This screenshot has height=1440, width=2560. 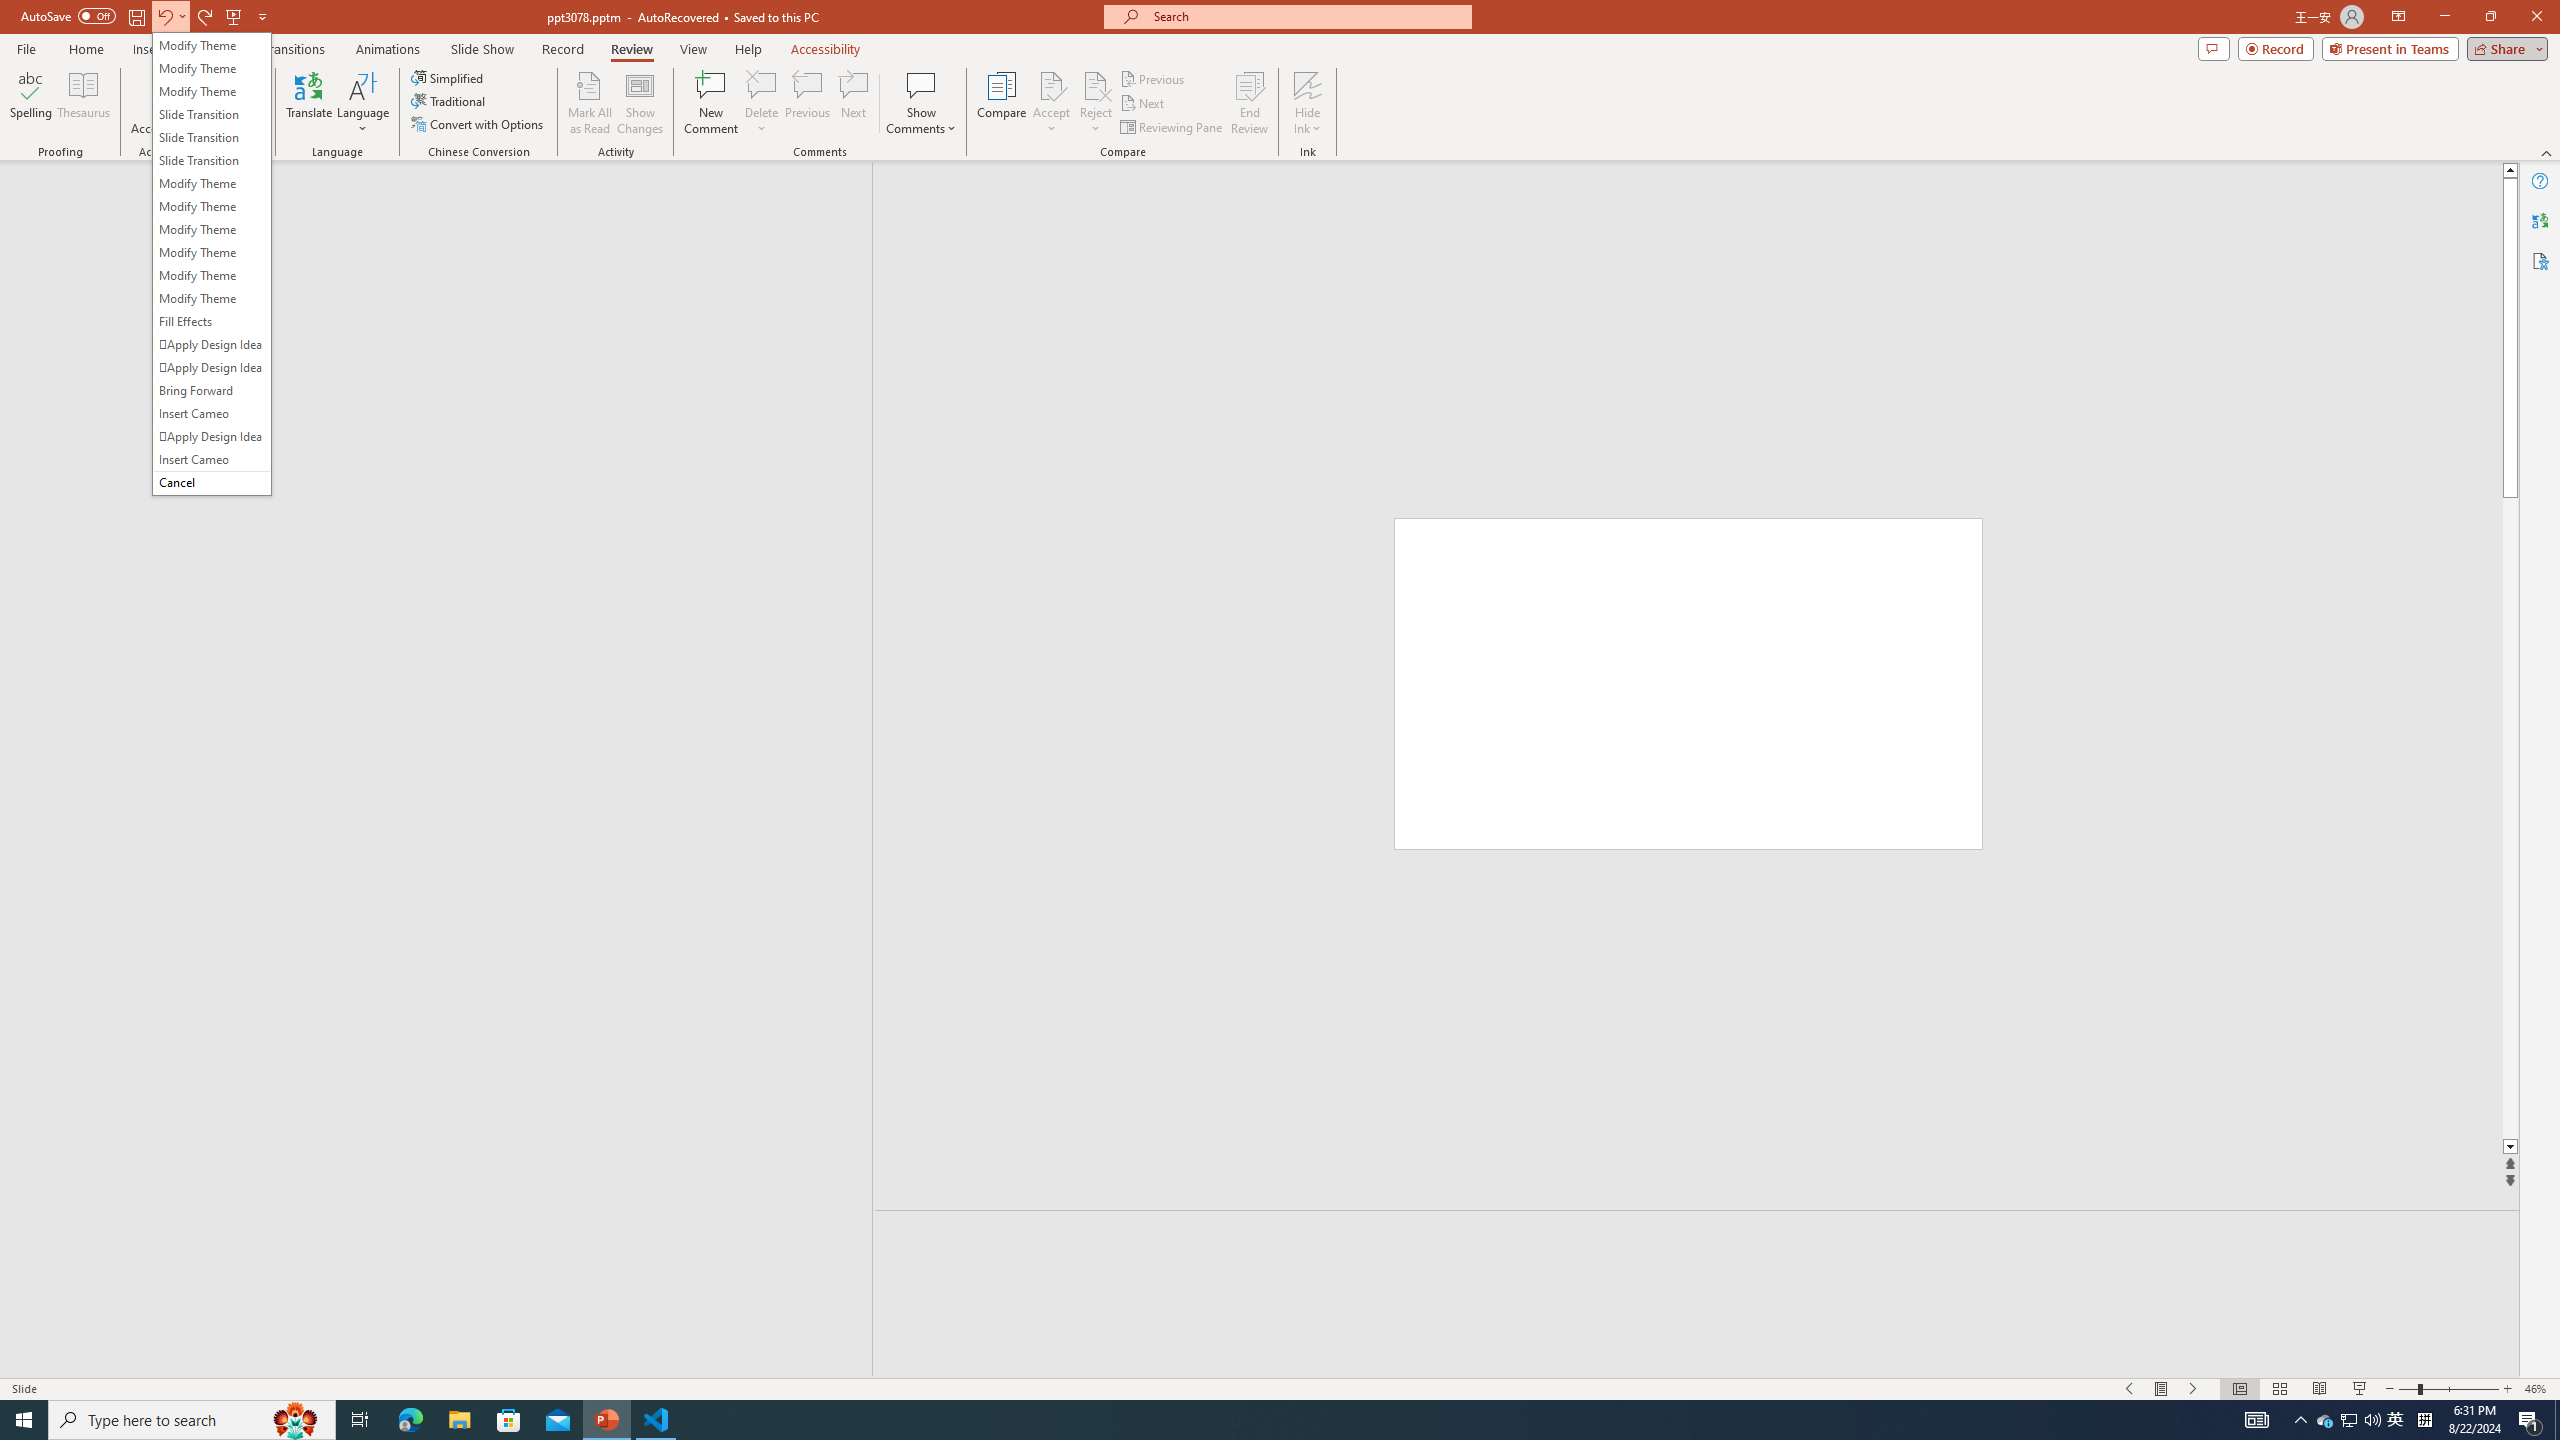 I want to click on 'PowerPoint - 1 running window', so click(x=607, y=1418).